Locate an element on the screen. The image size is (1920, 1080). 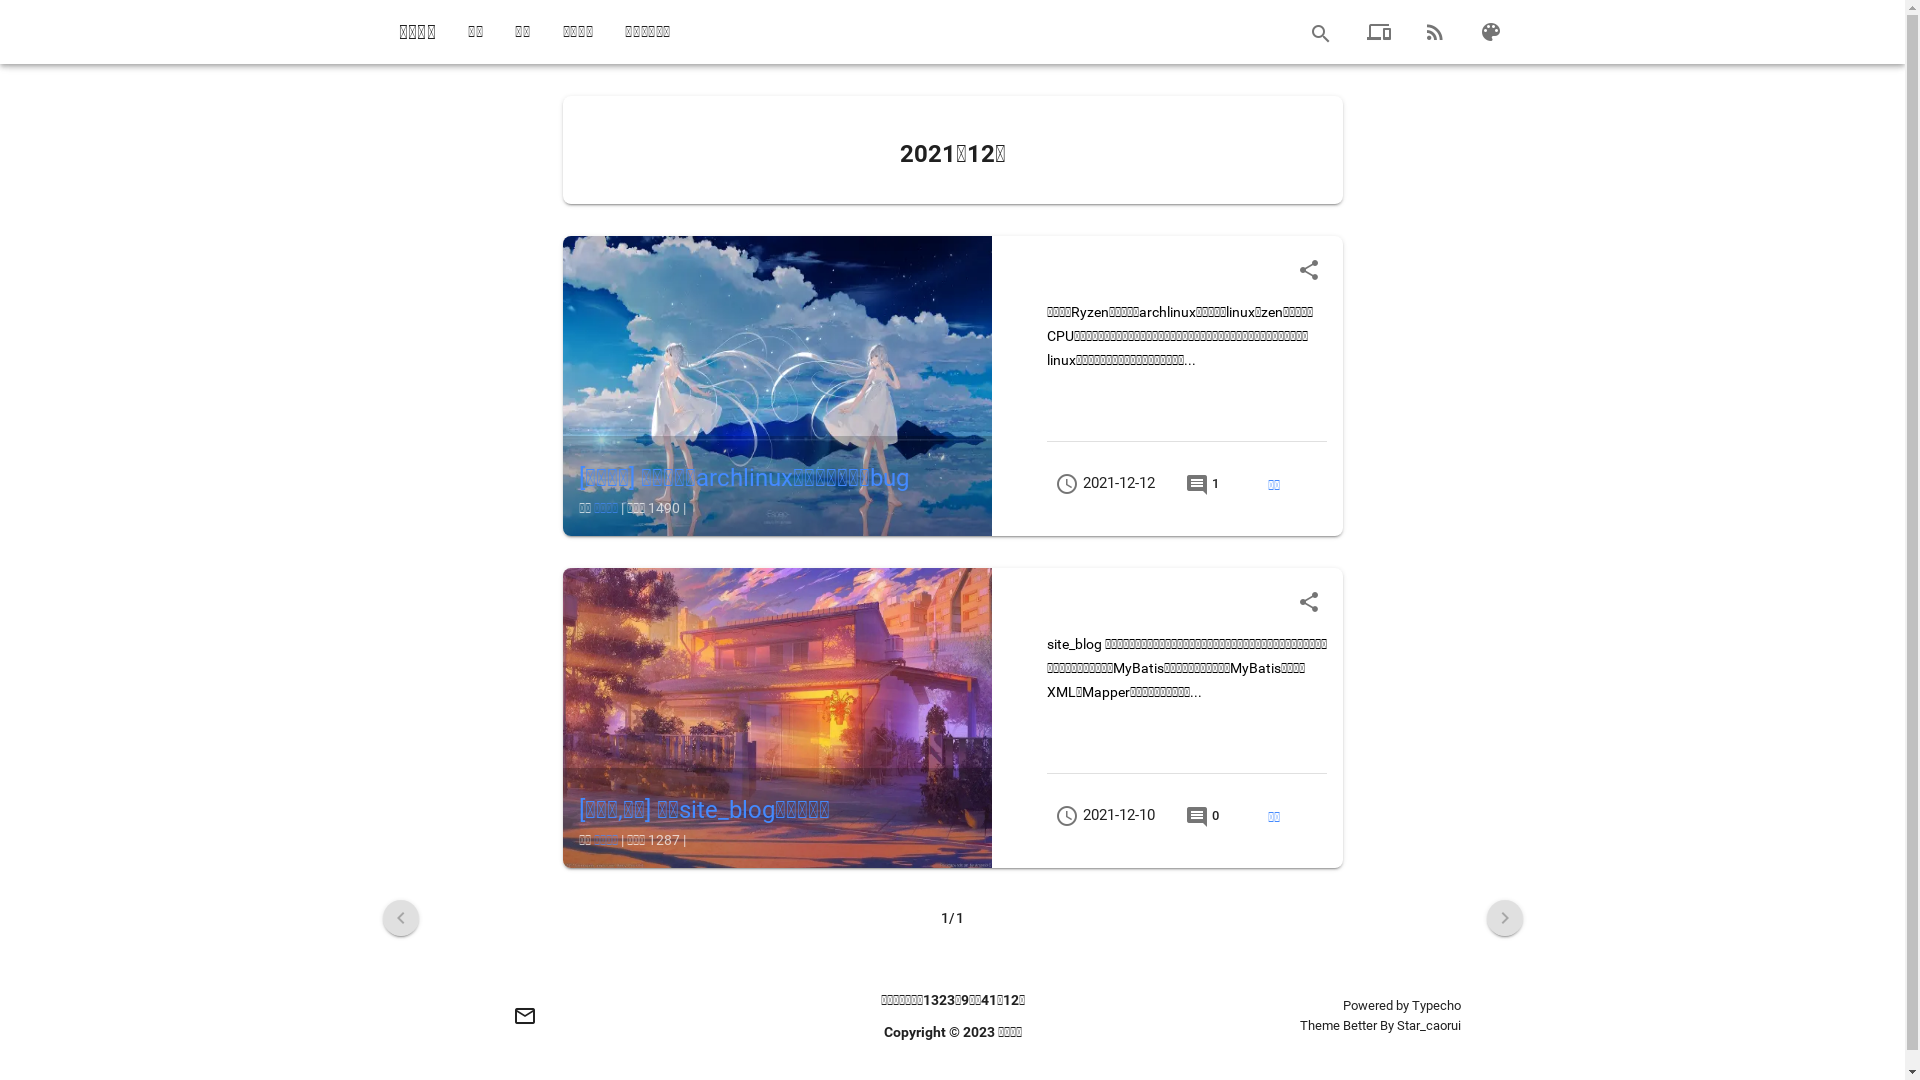
'Star_caorui' is located at coordinates (1395, 1025).